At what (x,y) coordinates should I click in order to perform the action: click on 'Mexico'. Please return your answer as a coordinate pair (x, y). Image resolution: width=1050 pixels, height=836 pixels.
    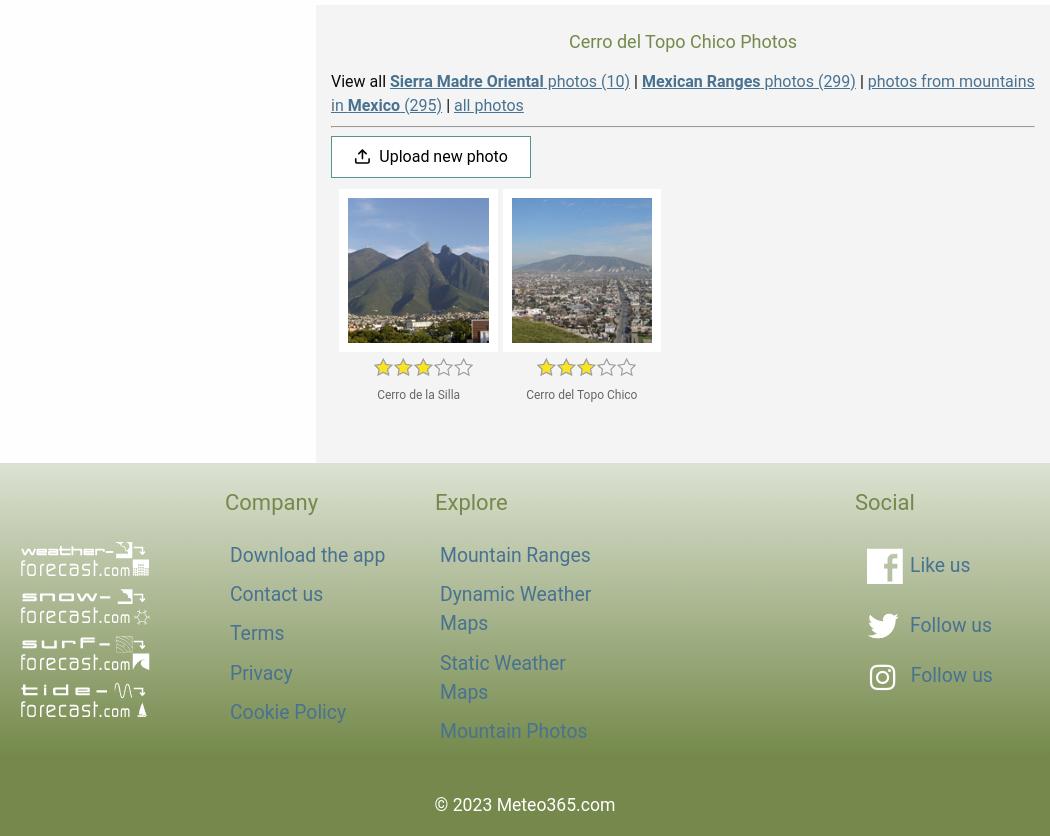
    Looking at the image, I should click on (372, 104).